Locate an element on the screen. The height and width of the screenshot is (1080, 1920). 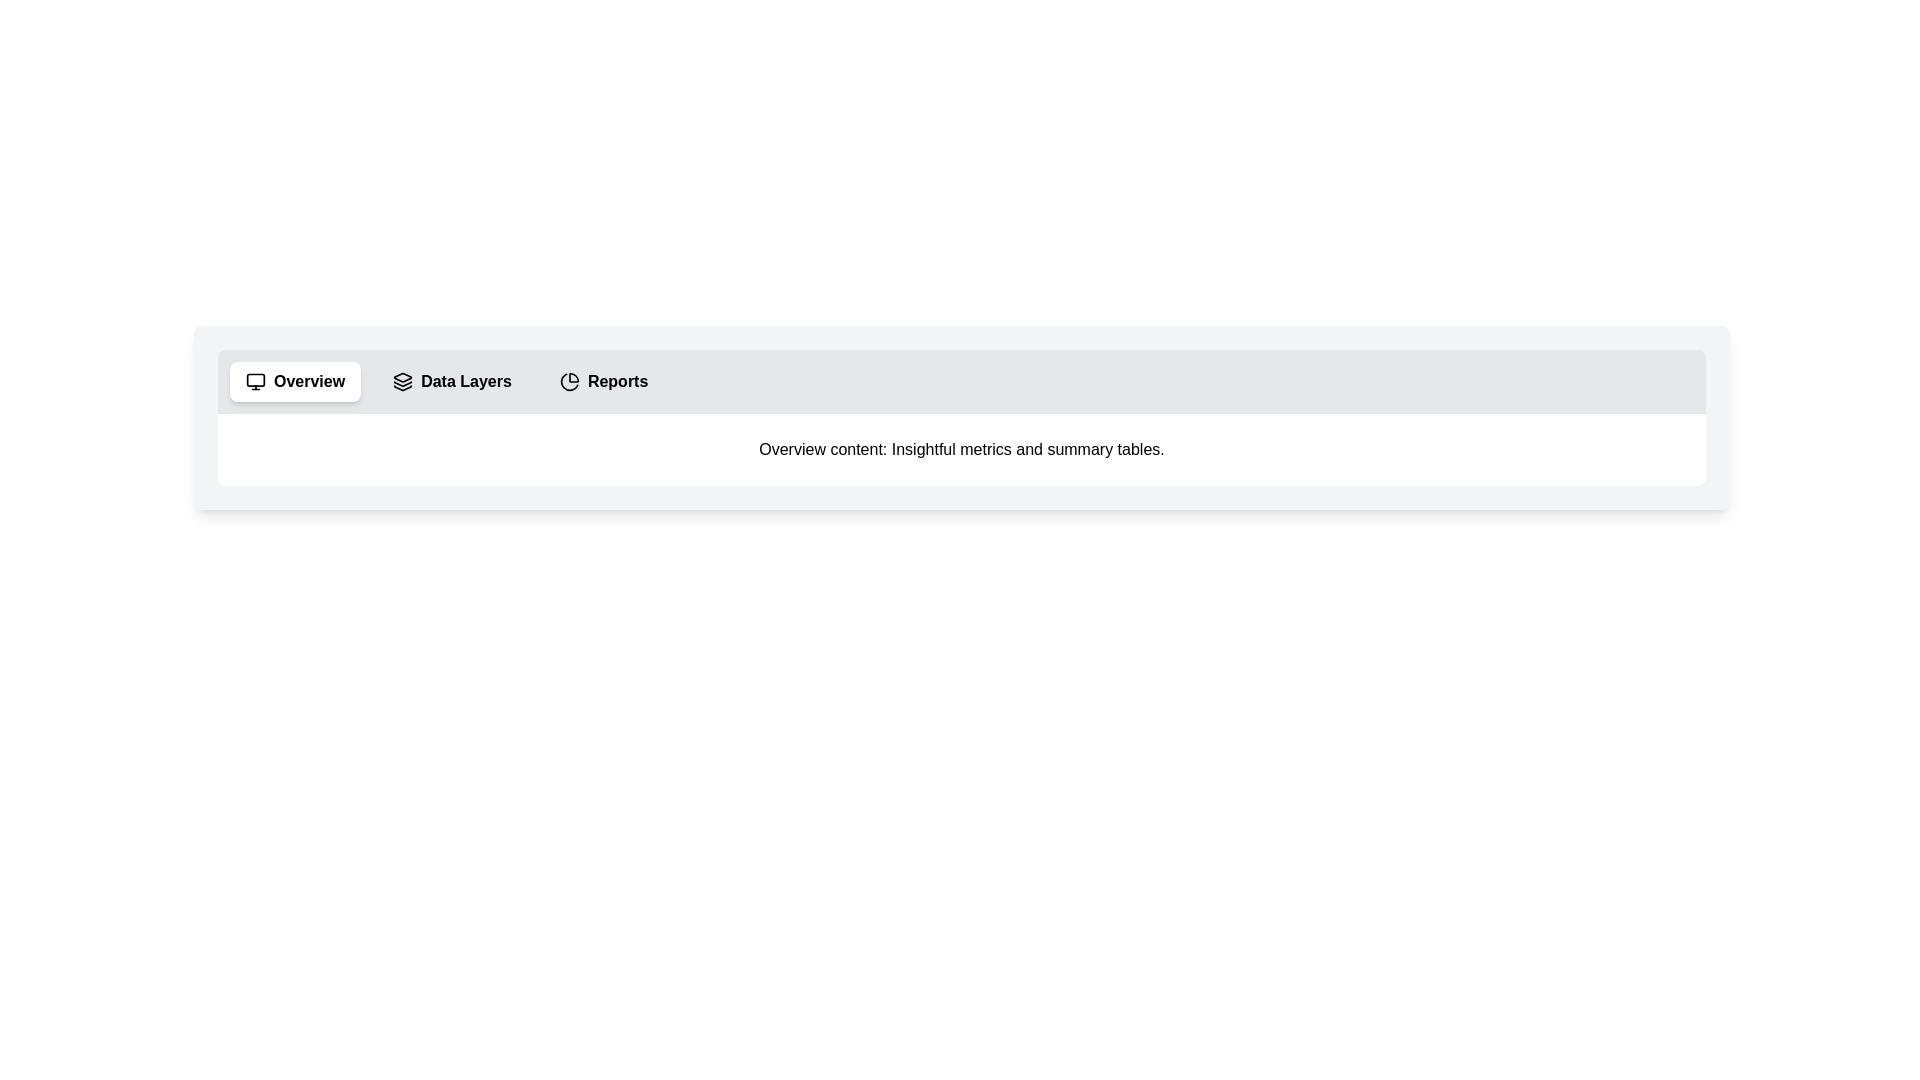
the Overview tab to view its content is located at coordinates (294, 381).